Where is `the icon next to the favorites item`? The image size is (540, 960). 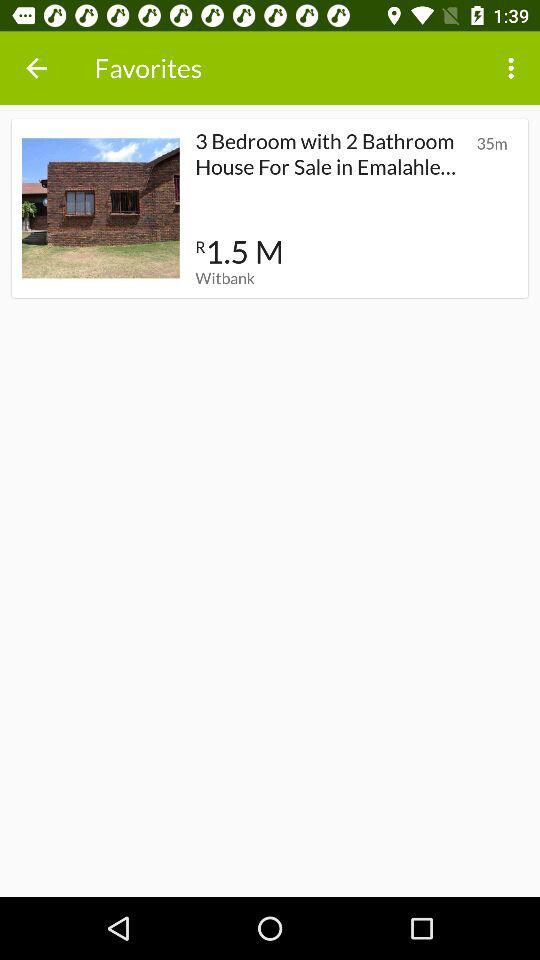
the icon next to the favorites item is located at coordinates (513, 68).